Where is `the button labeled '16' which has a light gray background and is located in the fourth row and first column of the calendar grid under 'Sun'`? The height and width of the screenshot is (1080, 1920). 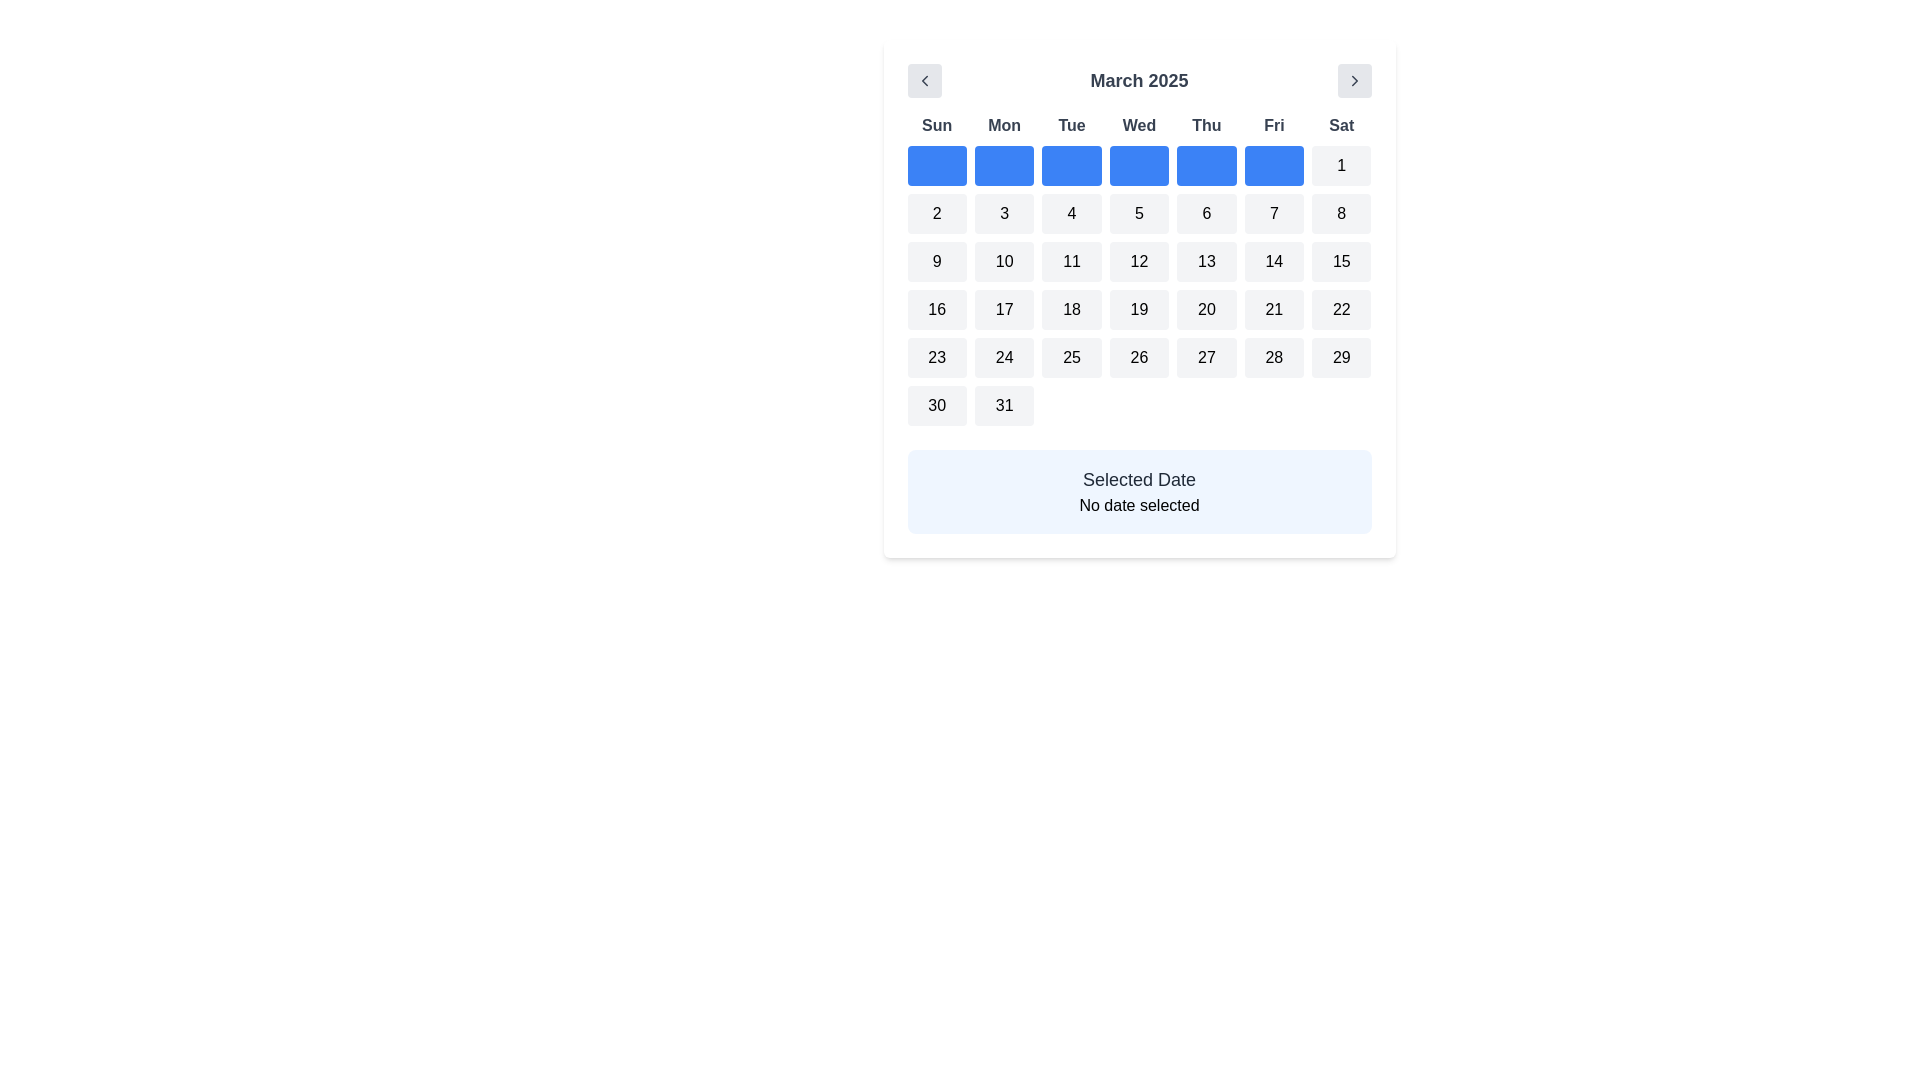
the button labeled '16' which has a light gray background and is located in the fourth row and first column of the calendar grid under 'Sun' is located at coordinates (936, 309).